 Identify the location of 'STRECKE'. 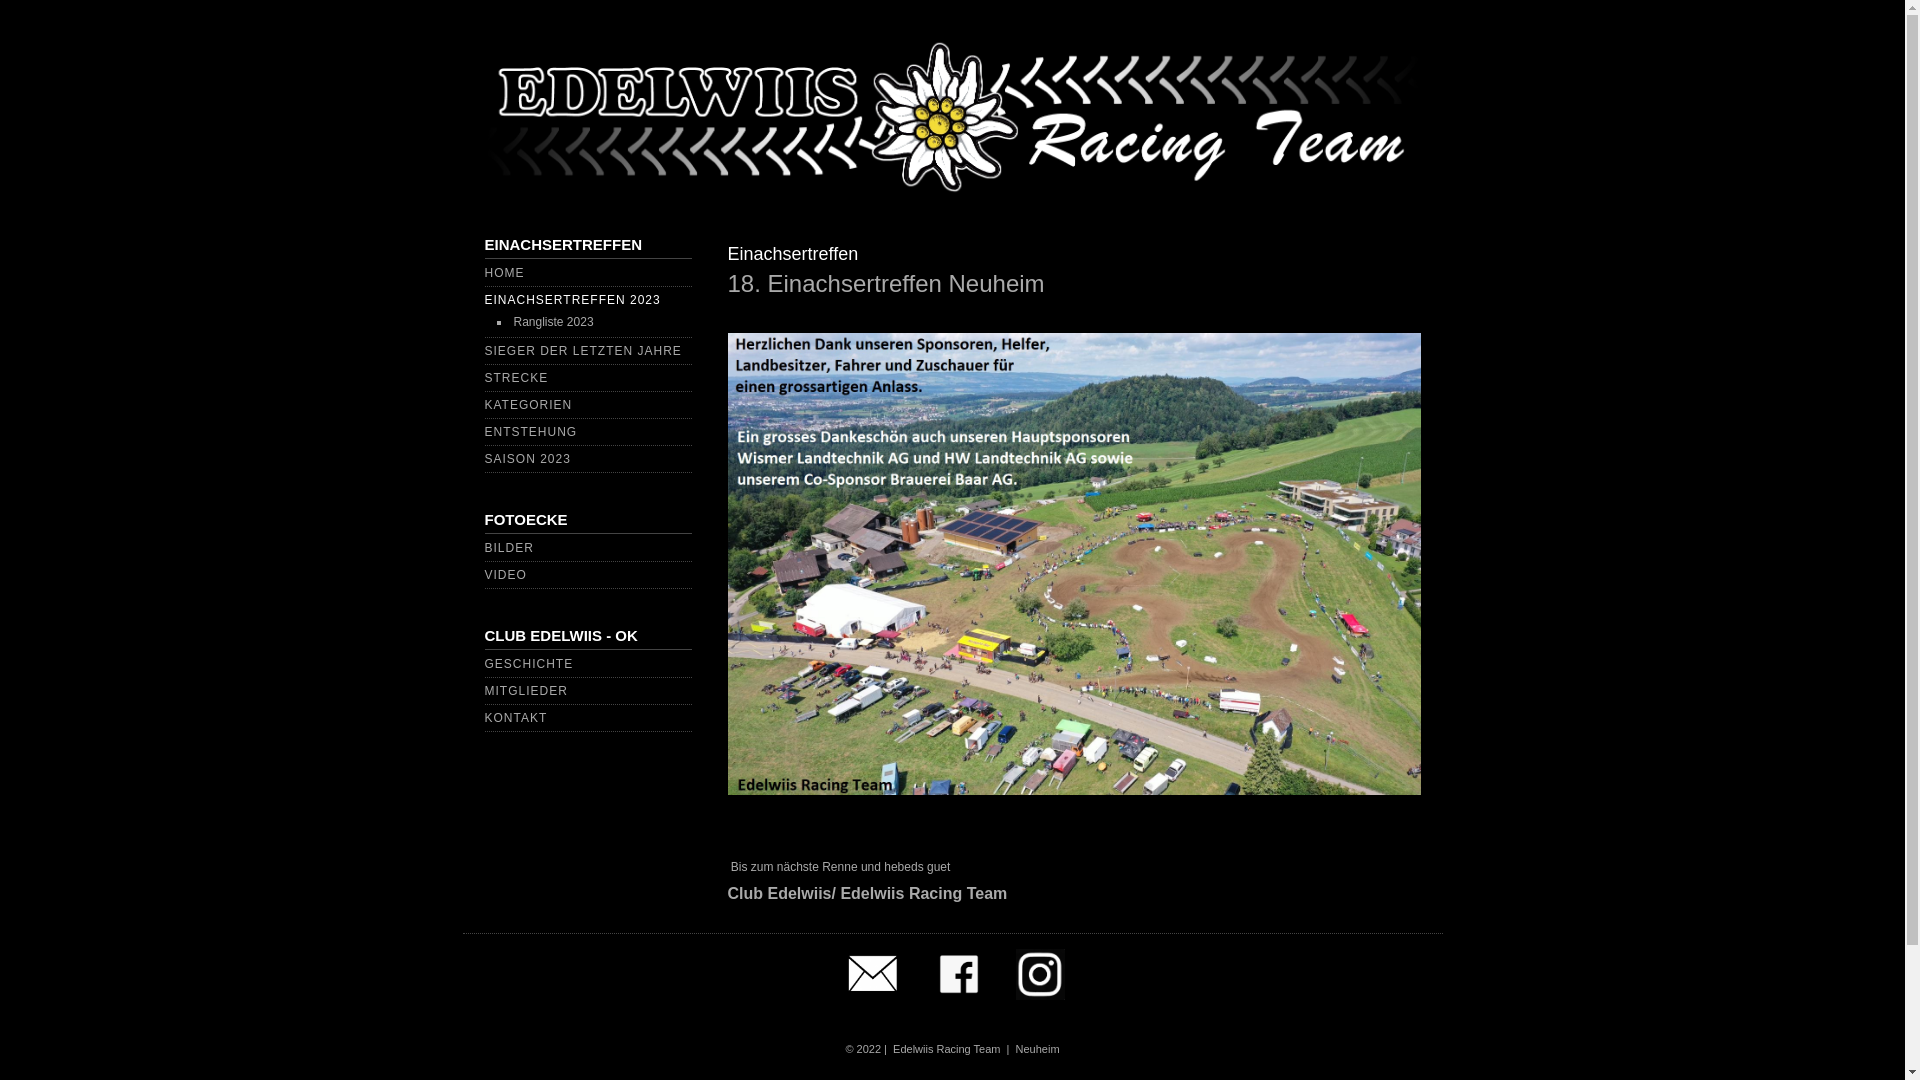
(515, 378).